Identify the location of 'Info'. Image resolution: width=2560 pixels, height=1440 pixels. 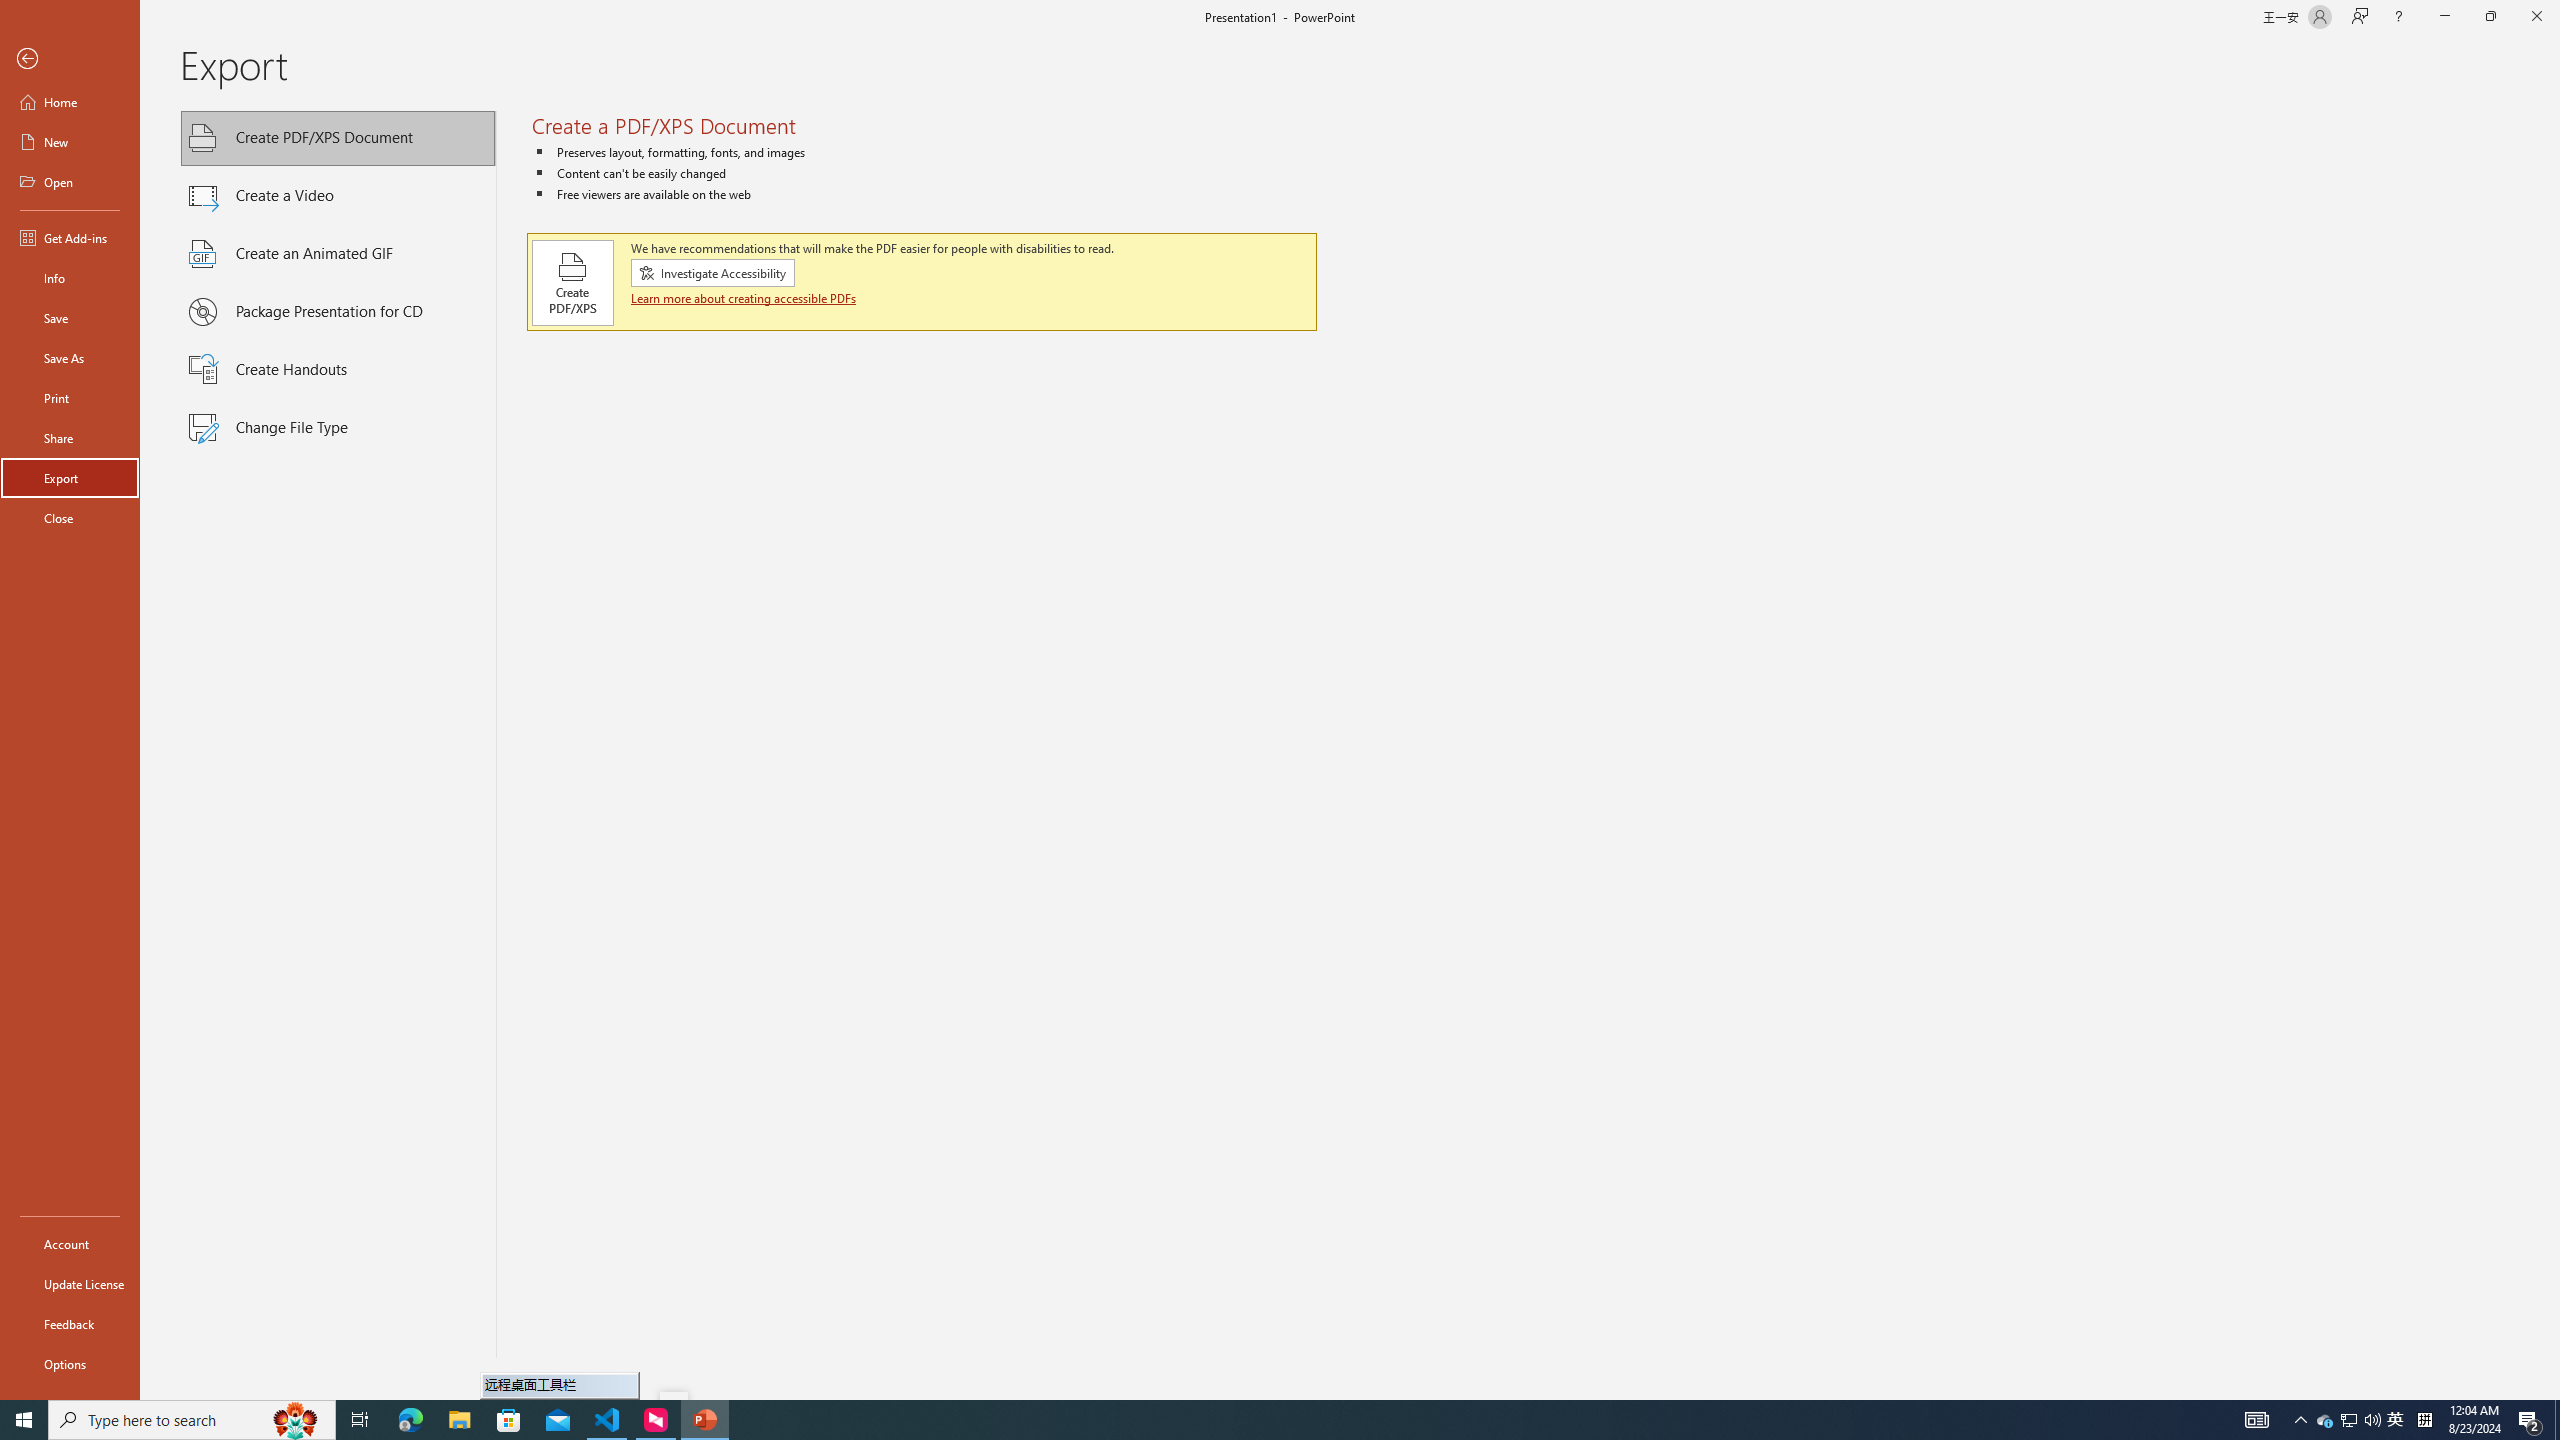
(69, 276).